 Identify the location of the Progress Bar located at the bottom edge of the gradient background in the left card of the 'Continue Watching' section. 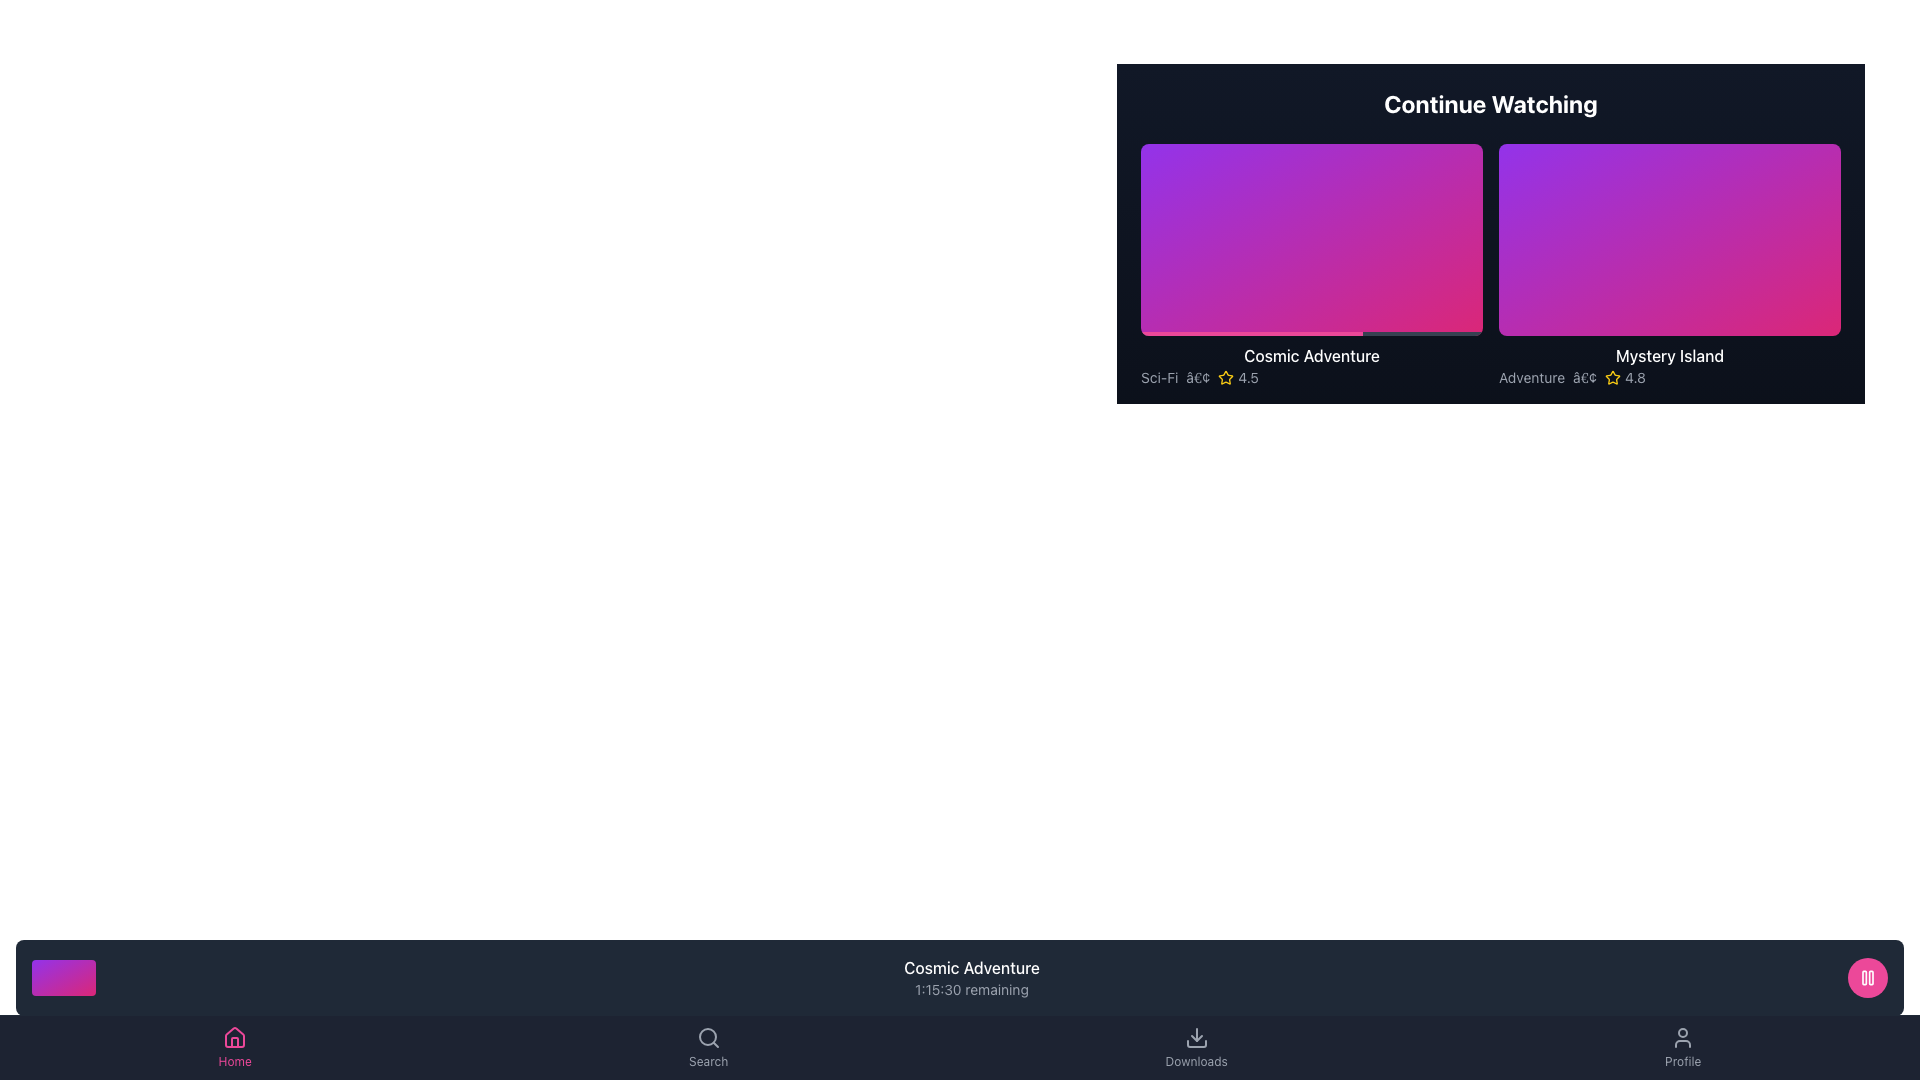
(1311, 333).